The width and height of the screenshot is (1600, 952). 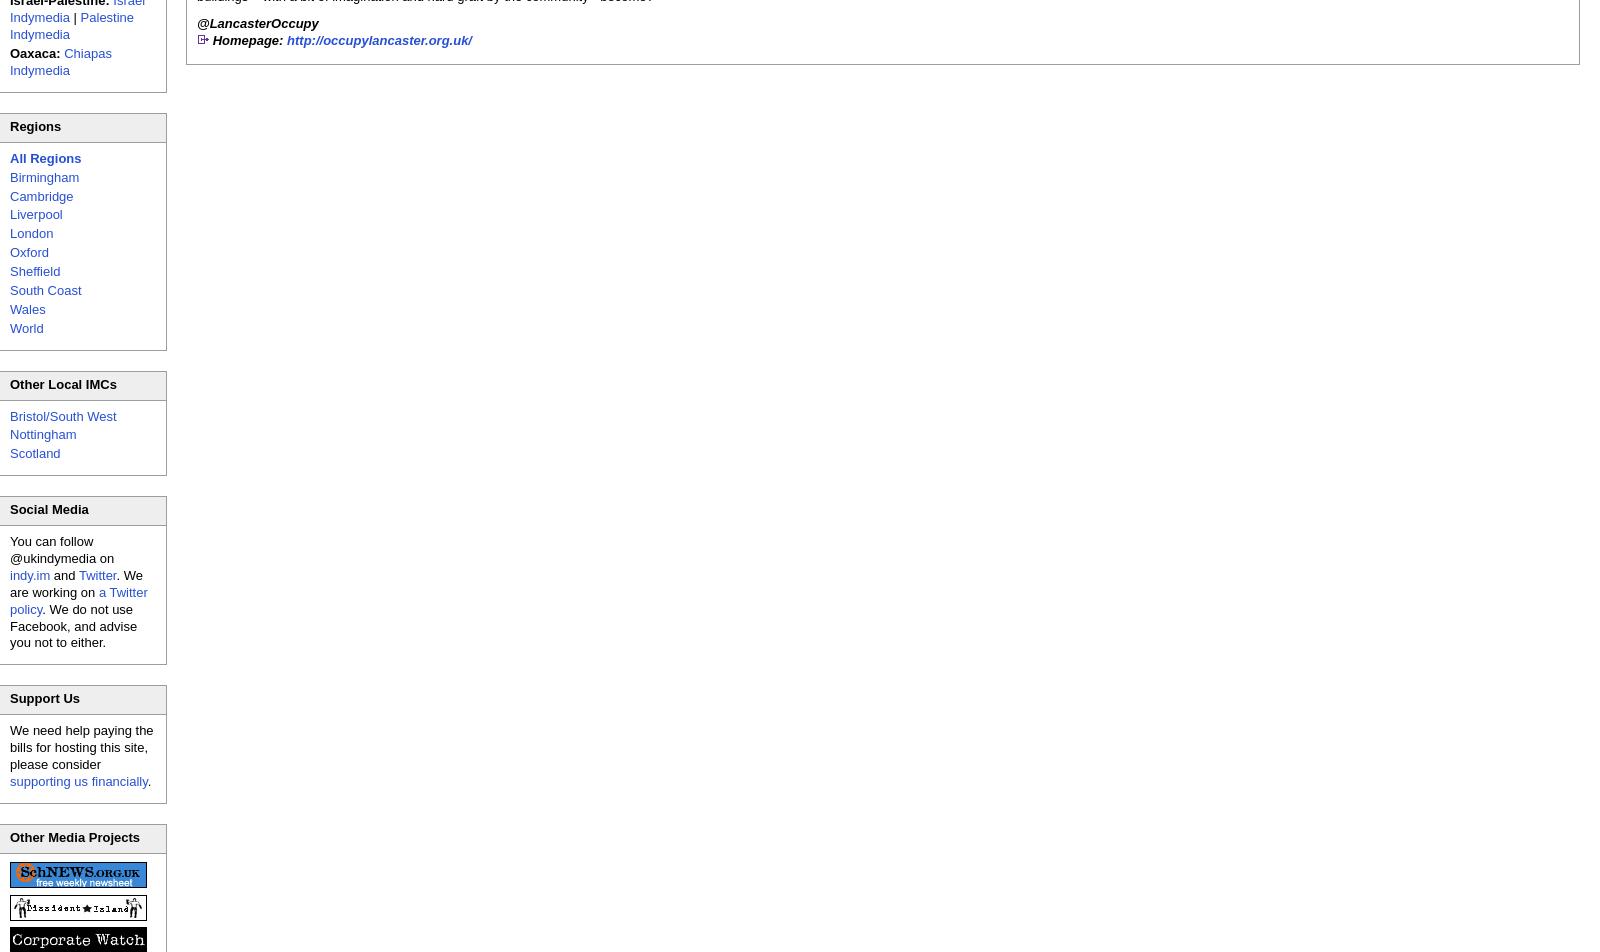 What do you see at coordinates (257, 22) in the screenshot?
I see `'@LancasterOccupy'` at bounding box center [257, 22].